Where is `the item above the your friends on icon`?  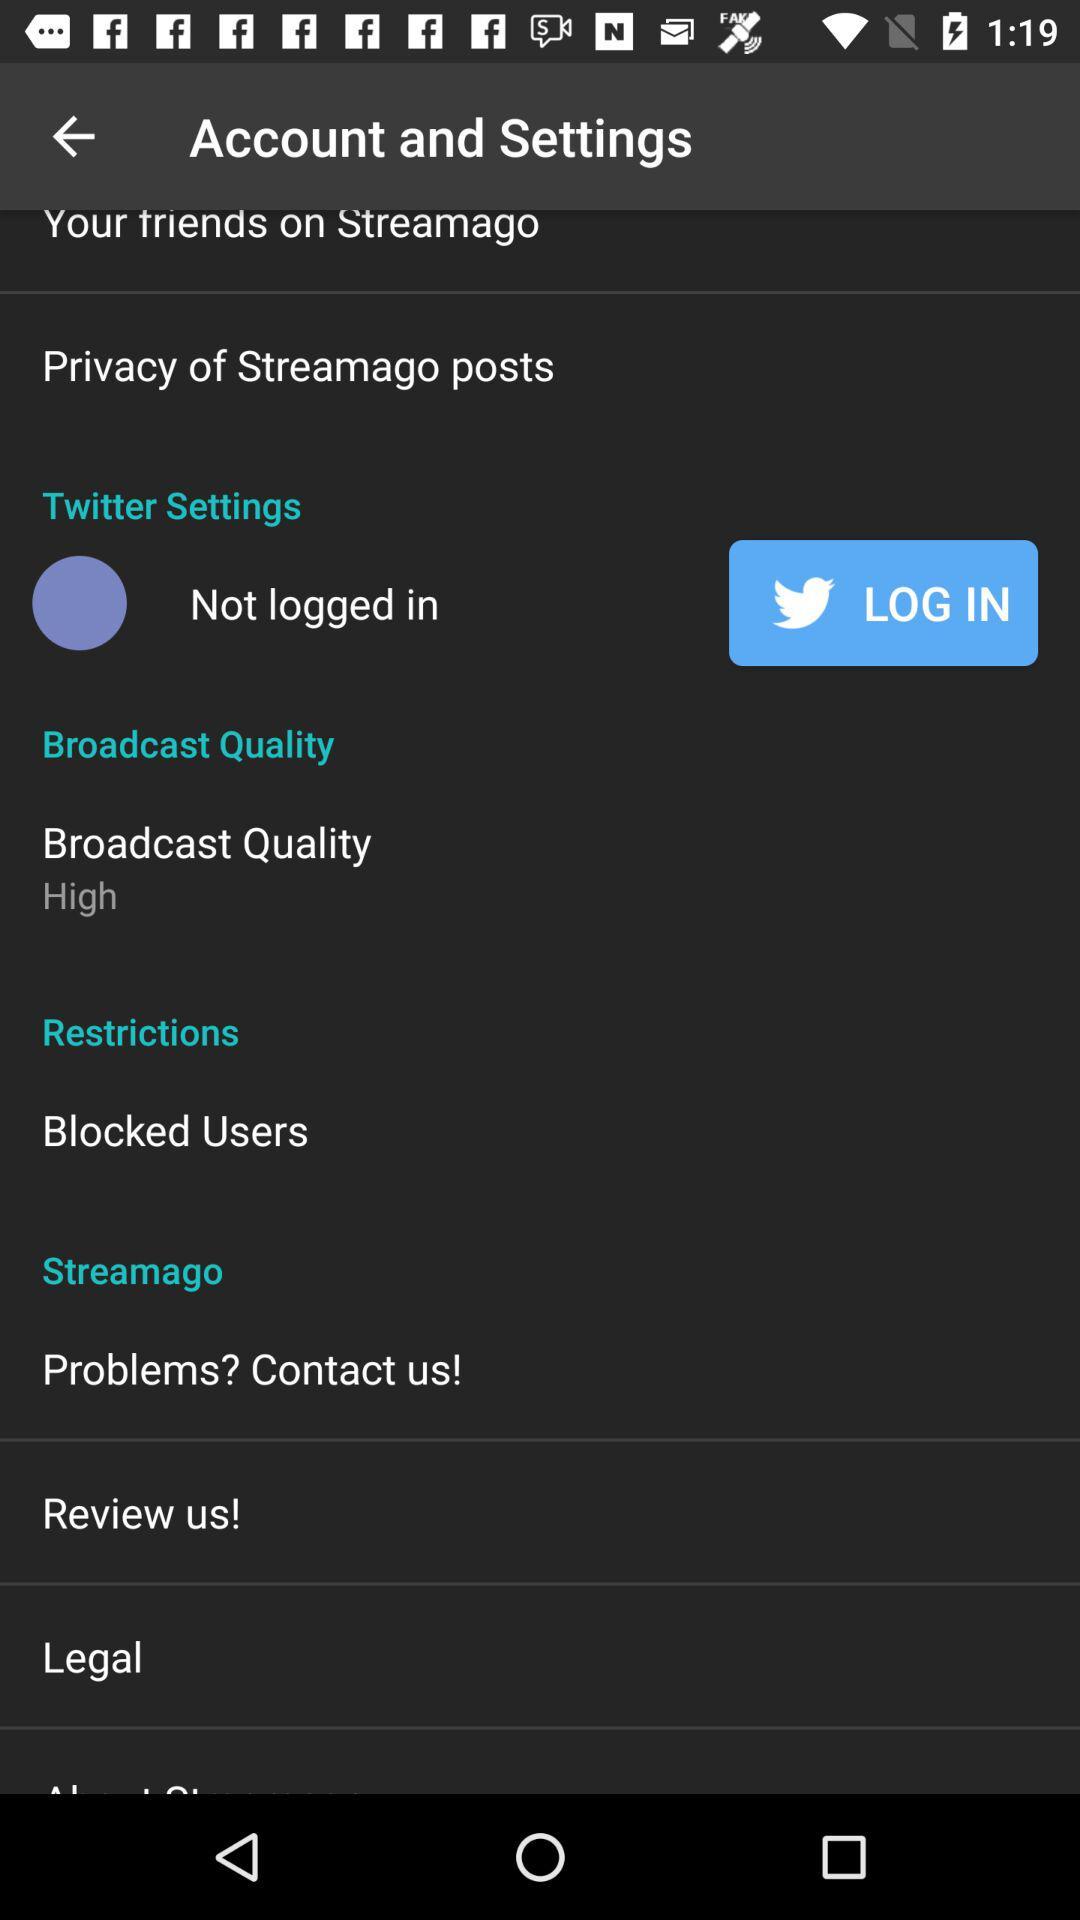 the item above the your friends on icon is located at coordinates (72, 135).